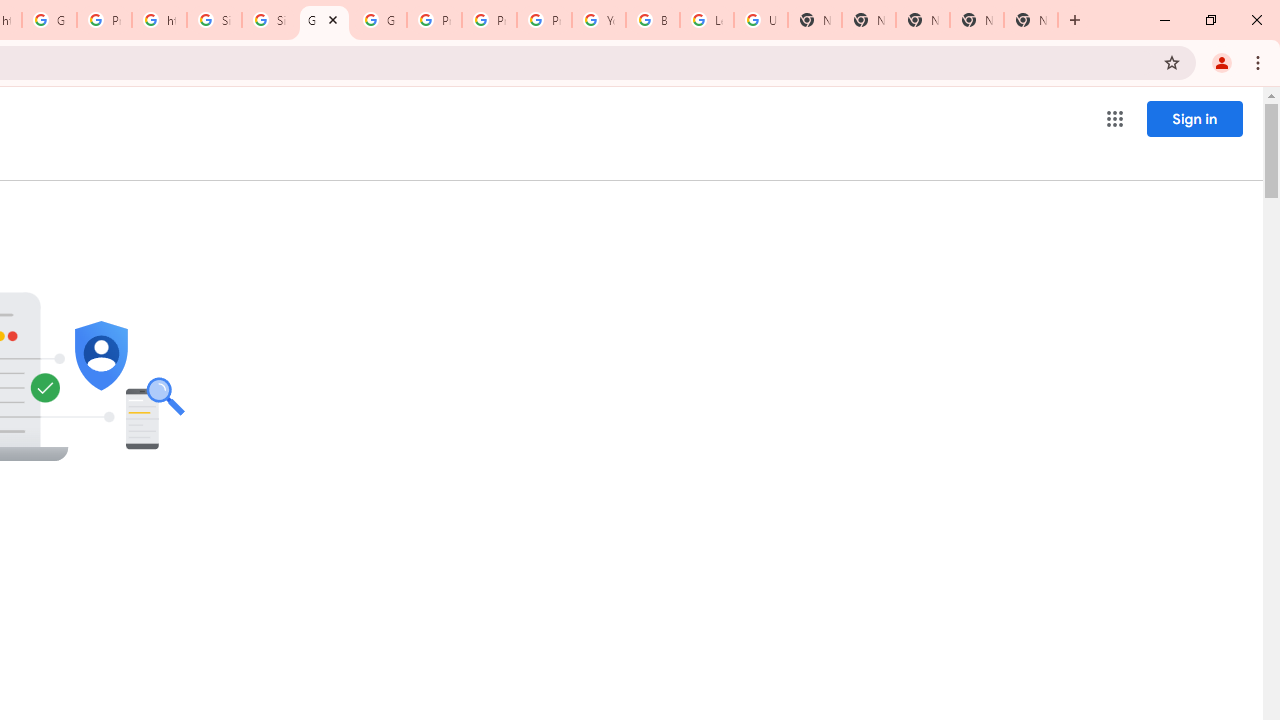 The width and height of the screenshot is (1280, 720). What do you see at coordinates (214, 20) in the screenshot?
I see `'Sign in - Google Accounts'` at bounding box center [214, 20].